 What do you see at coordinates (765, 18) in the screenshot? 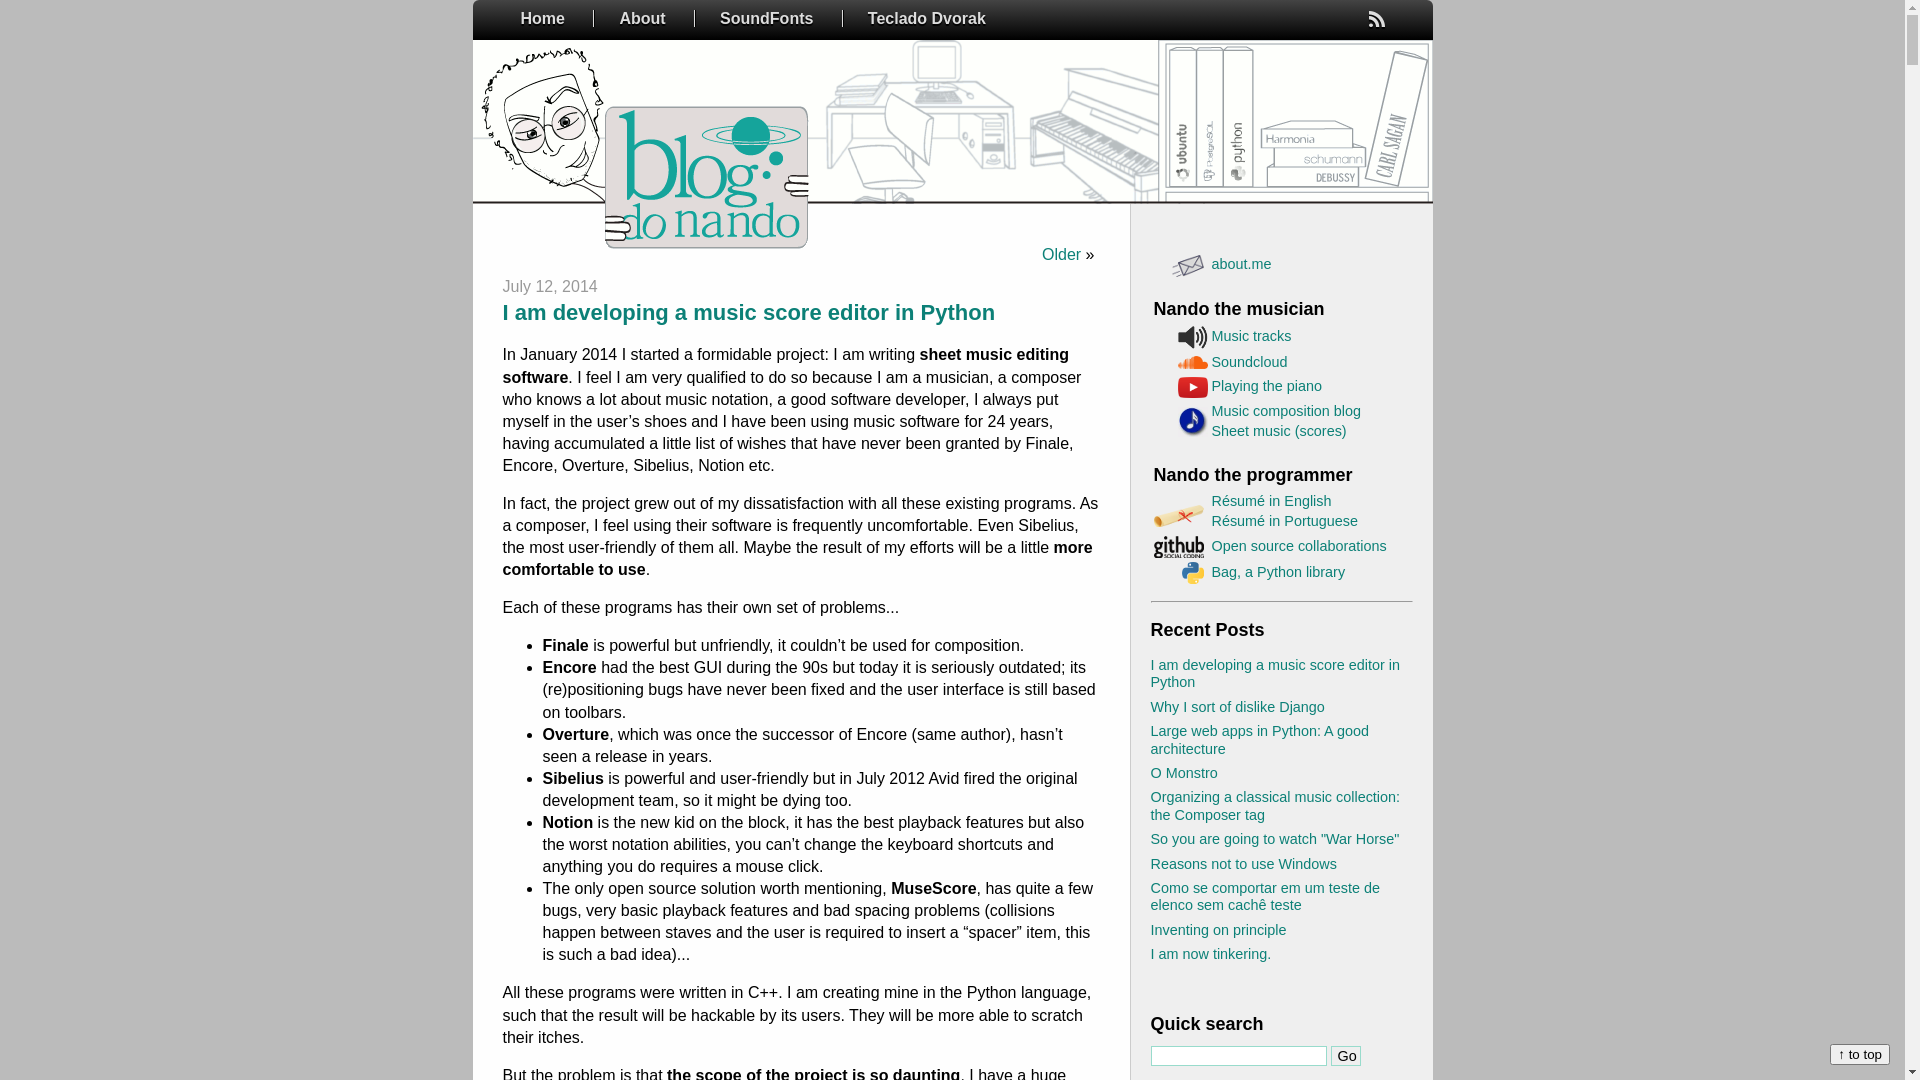
I see `'SoundFonts'` at bounding box center [765, 18].